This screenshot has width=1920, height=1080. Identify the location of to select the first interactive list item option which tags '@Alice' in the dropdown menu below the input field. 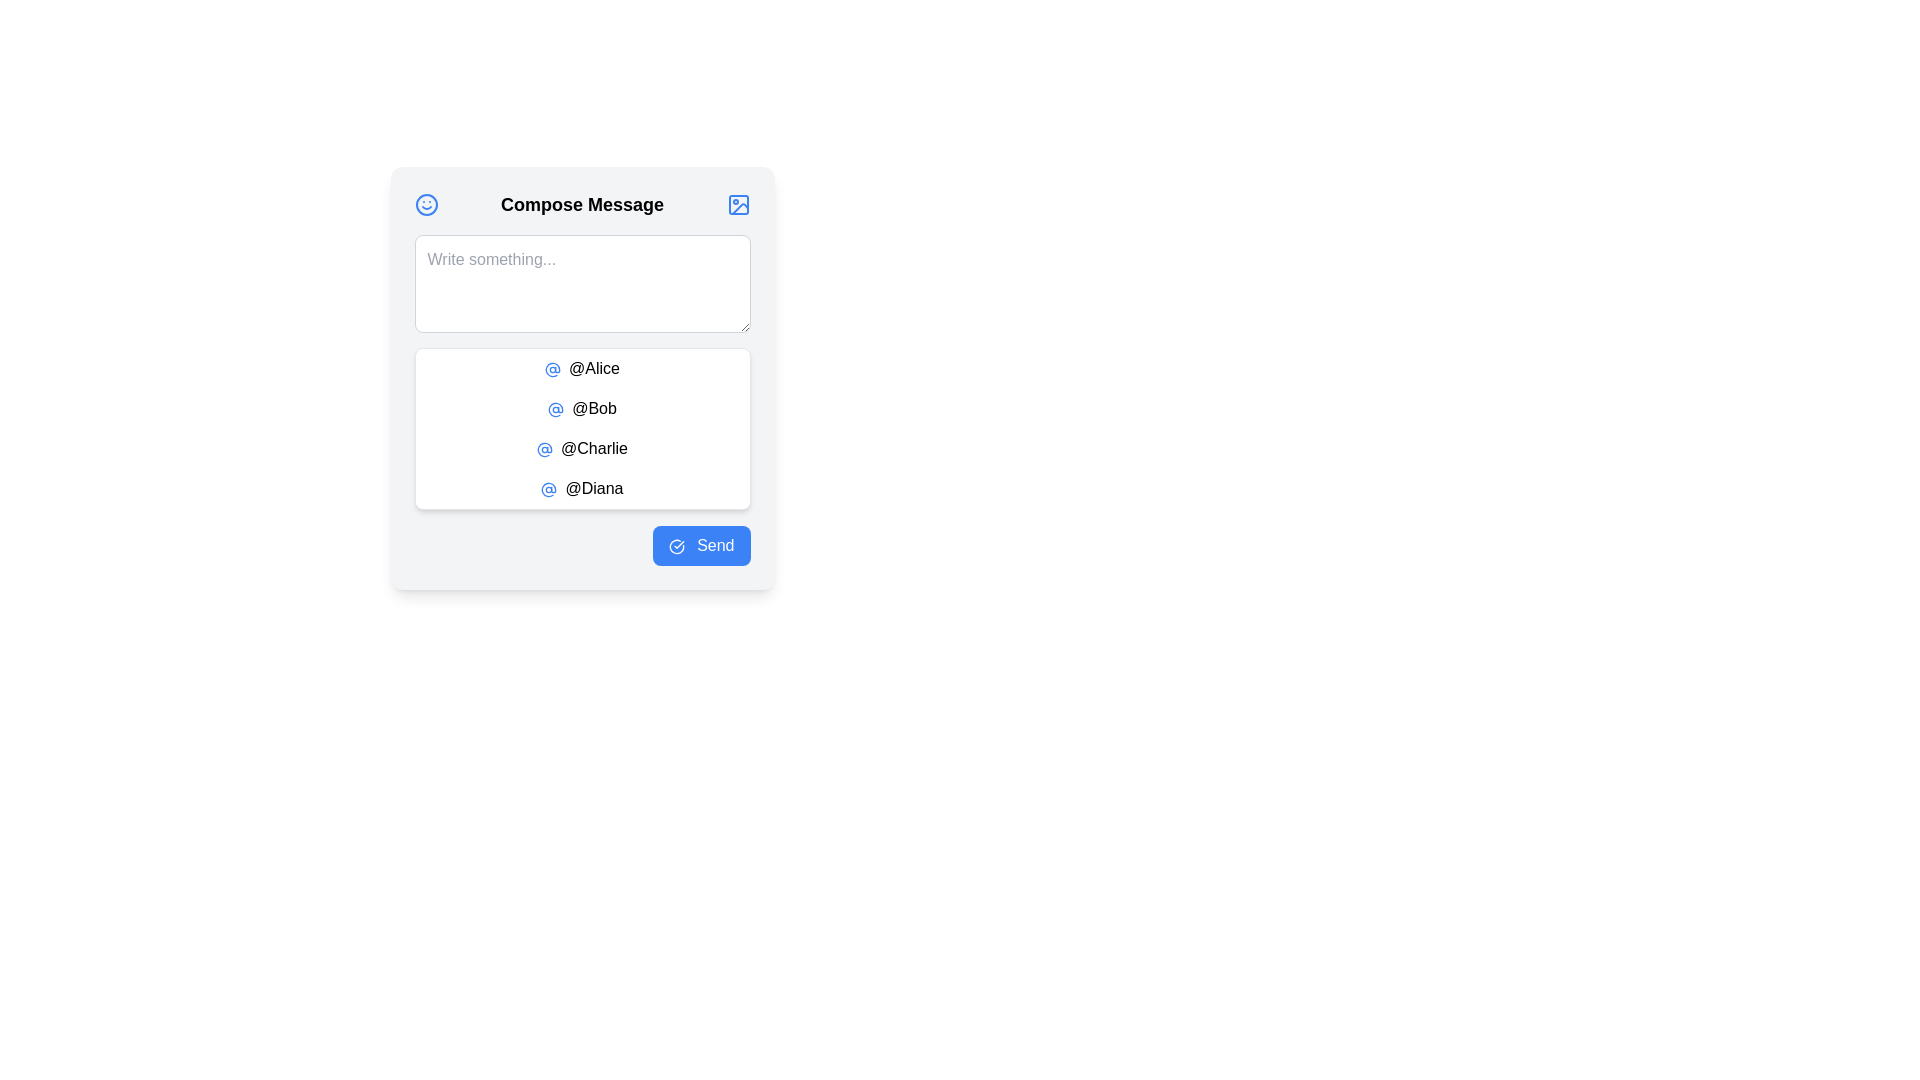
(581, 369).